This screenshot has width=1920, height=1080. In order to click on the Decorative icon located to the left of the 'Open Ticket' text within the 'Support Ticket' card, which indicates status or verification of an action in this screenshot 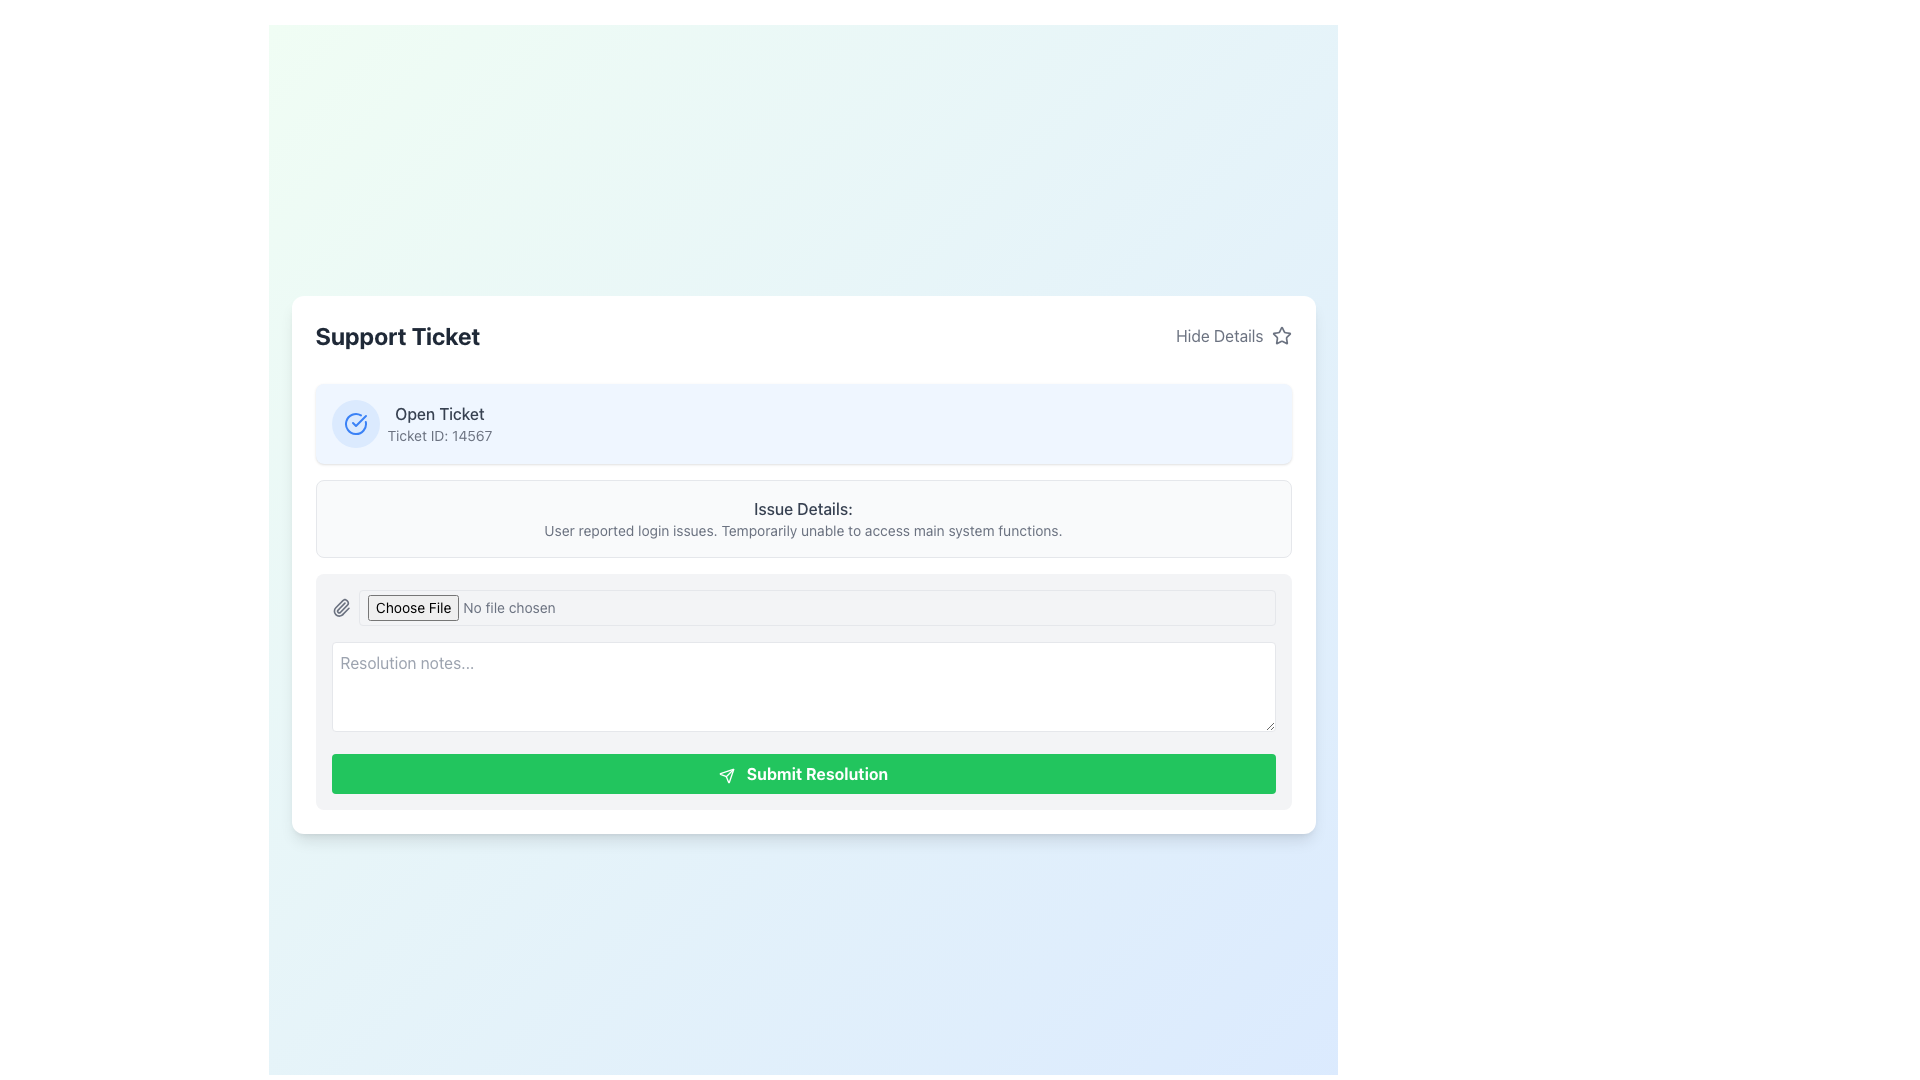, I will do `click(355, 423)`.